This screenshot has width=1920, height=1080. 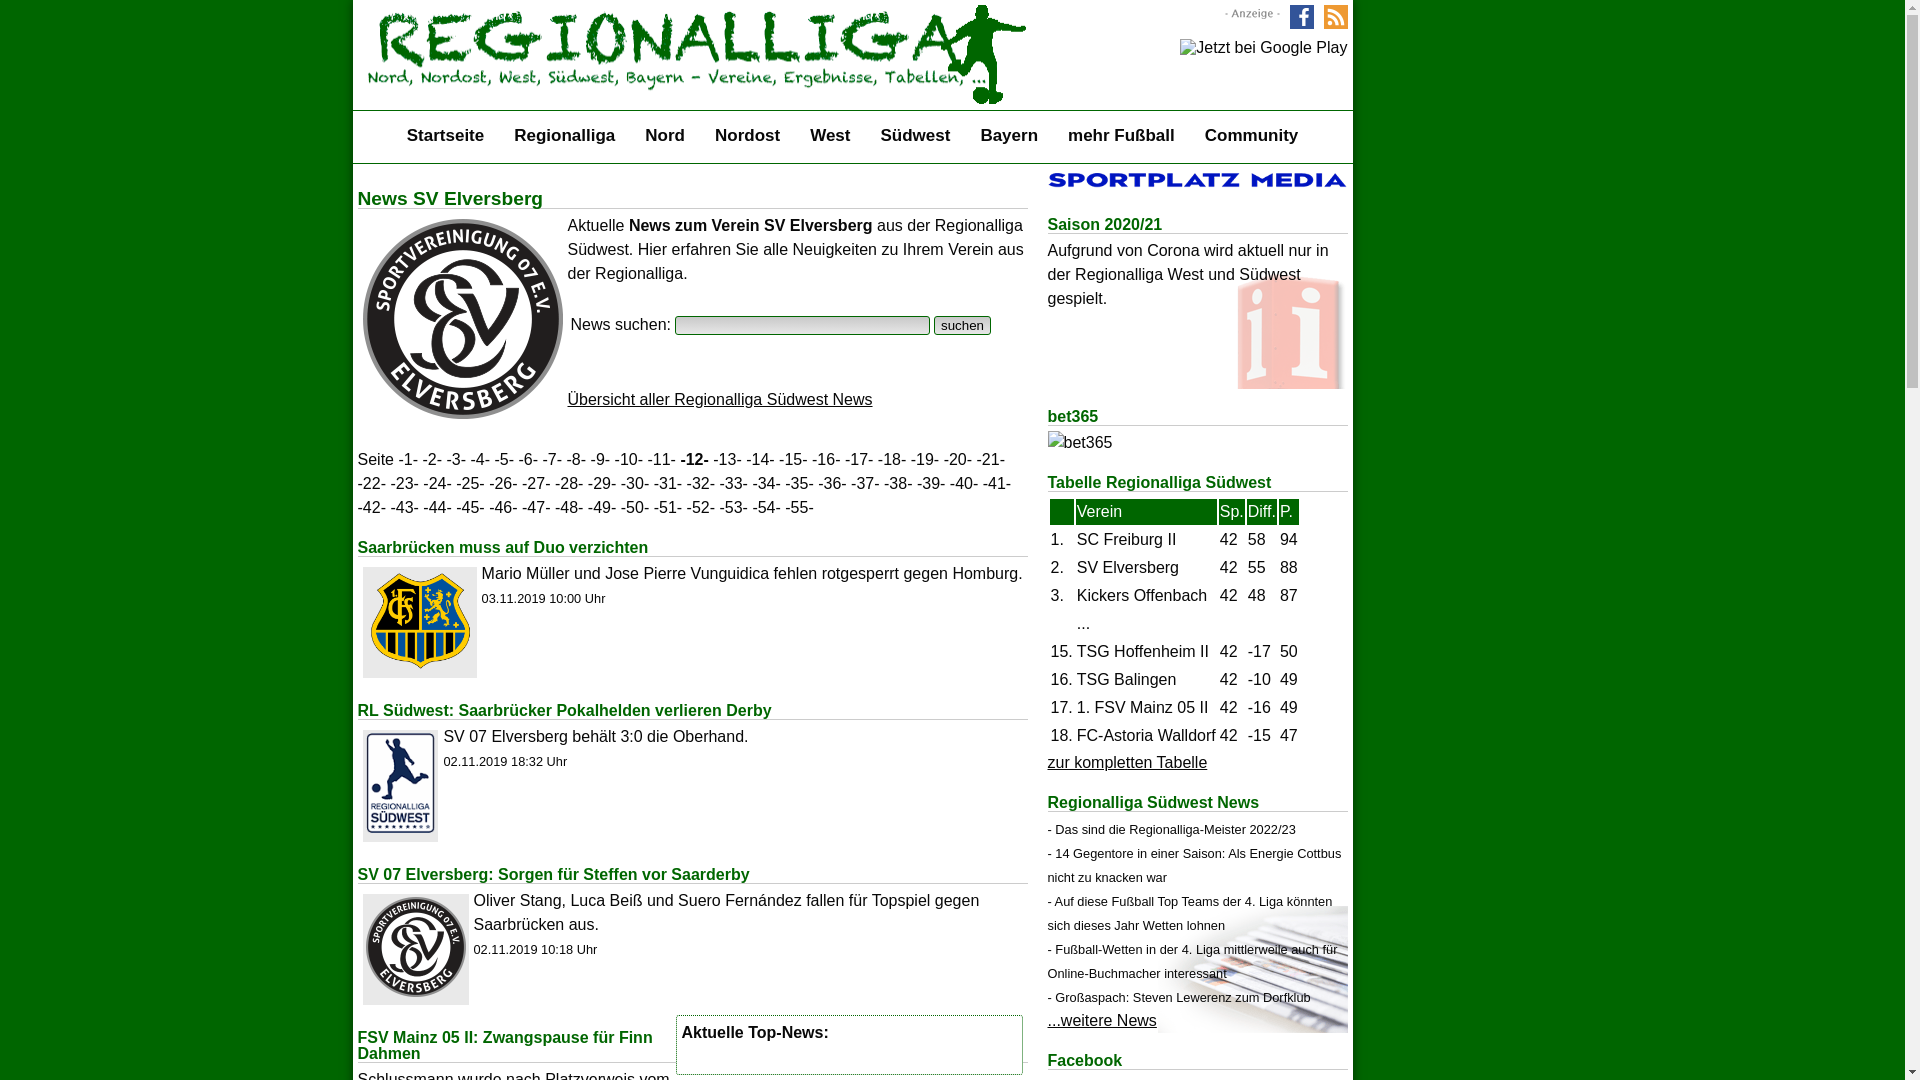 I want to click on '-2-', so click(x=431, y=459).